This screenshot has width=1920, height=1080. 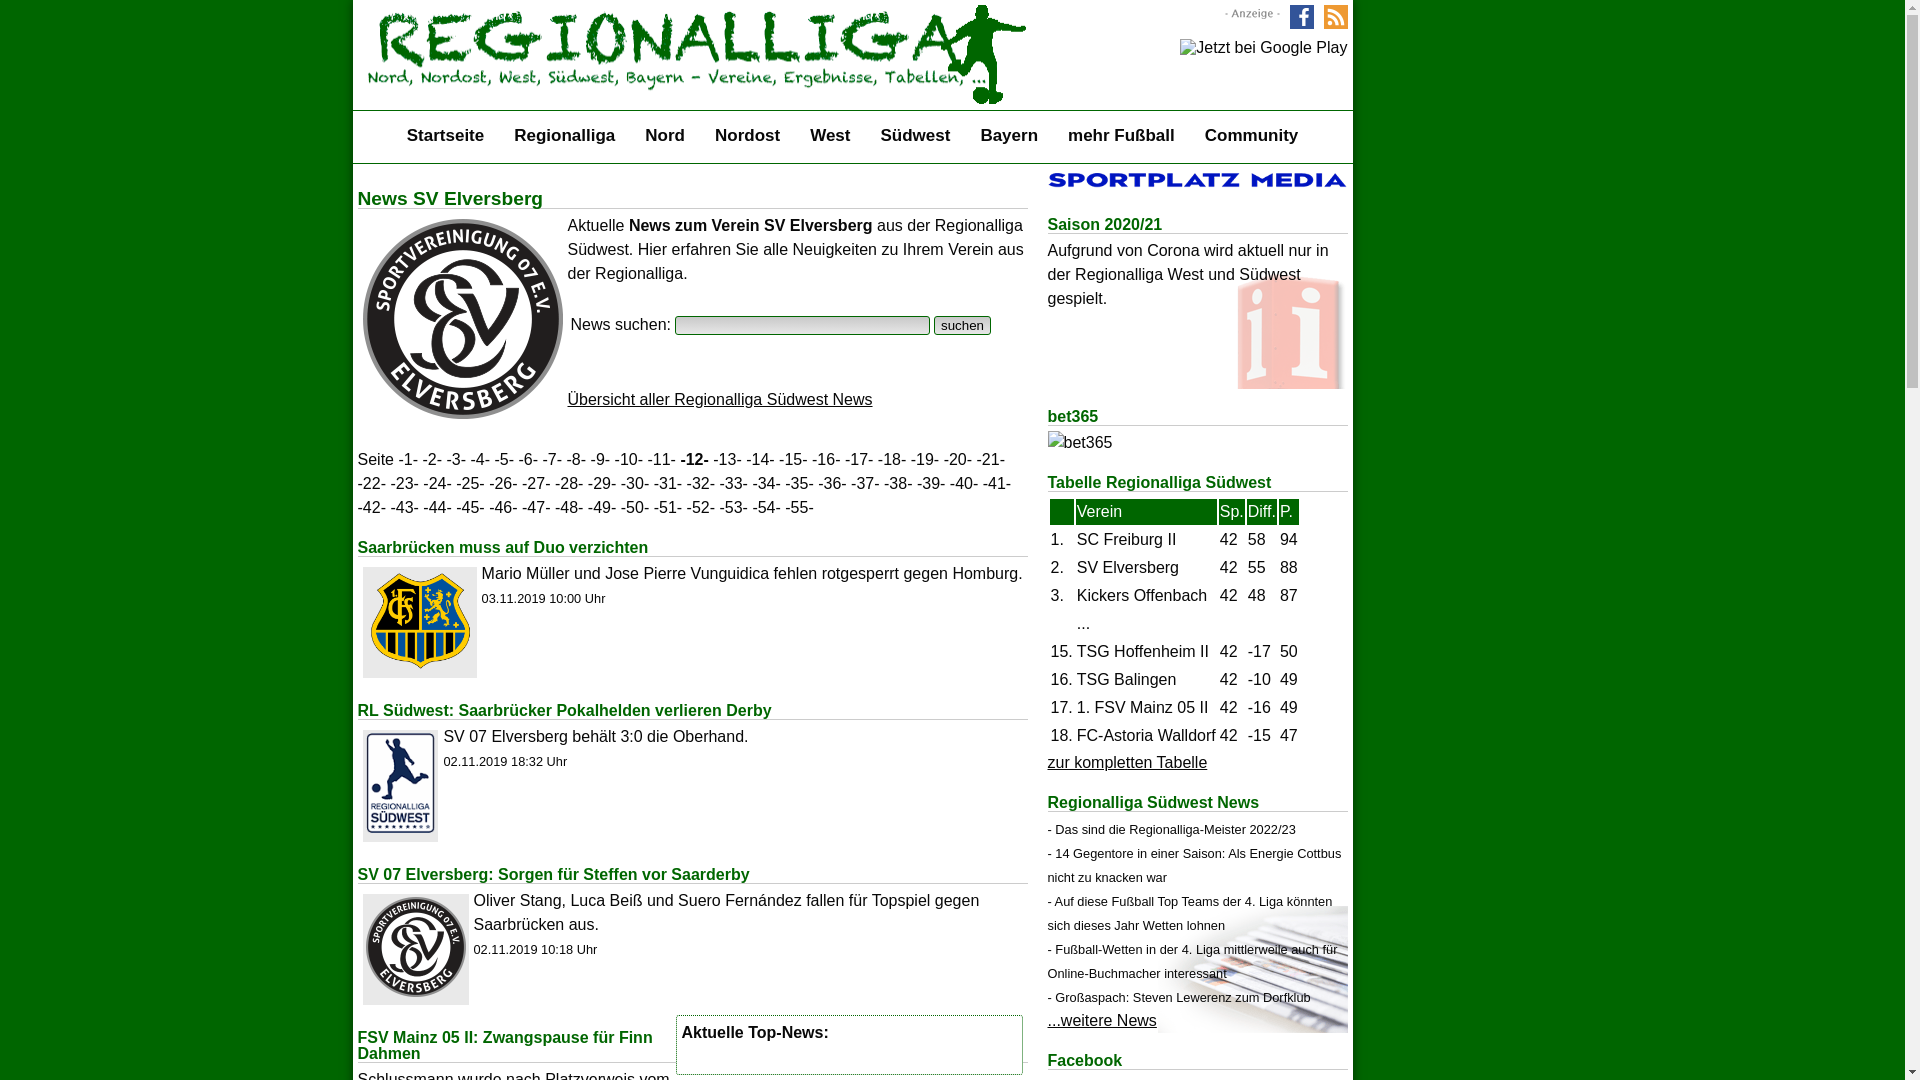 I want to click on '-2-', so click(x=431, y=459).